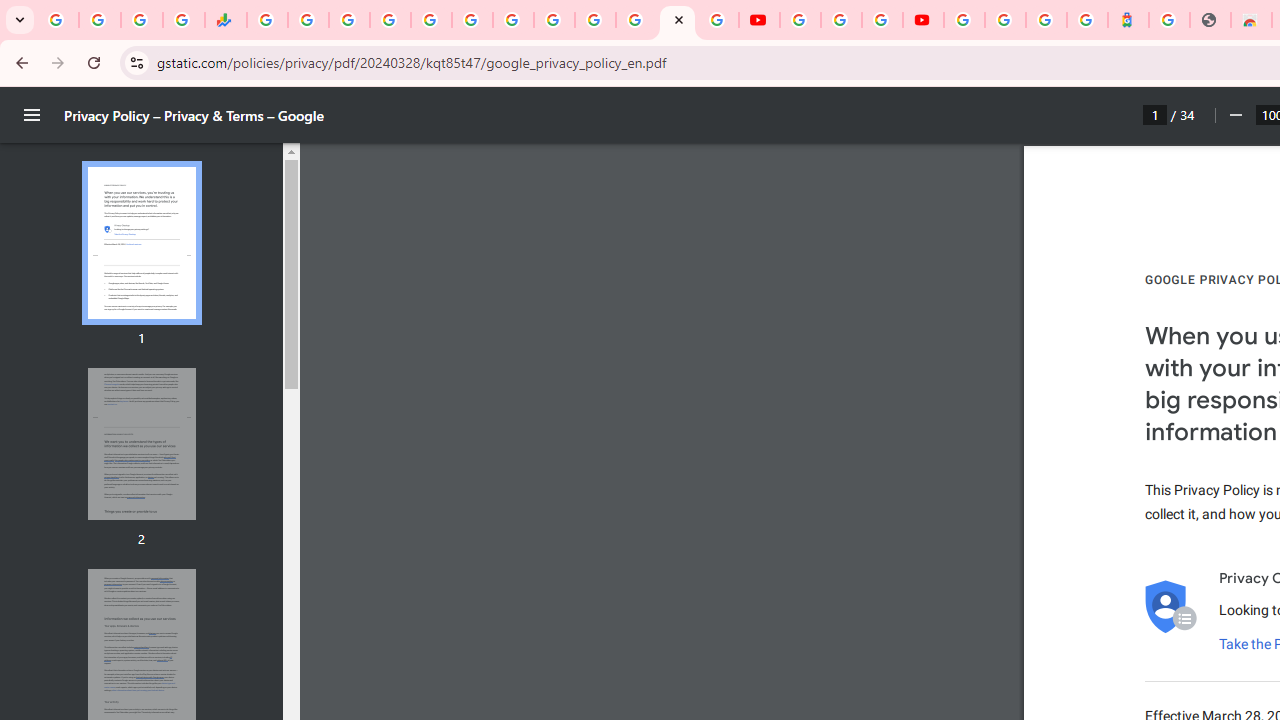  I want to click on 'Sign in - Google Accounts', so click(1005, 20).